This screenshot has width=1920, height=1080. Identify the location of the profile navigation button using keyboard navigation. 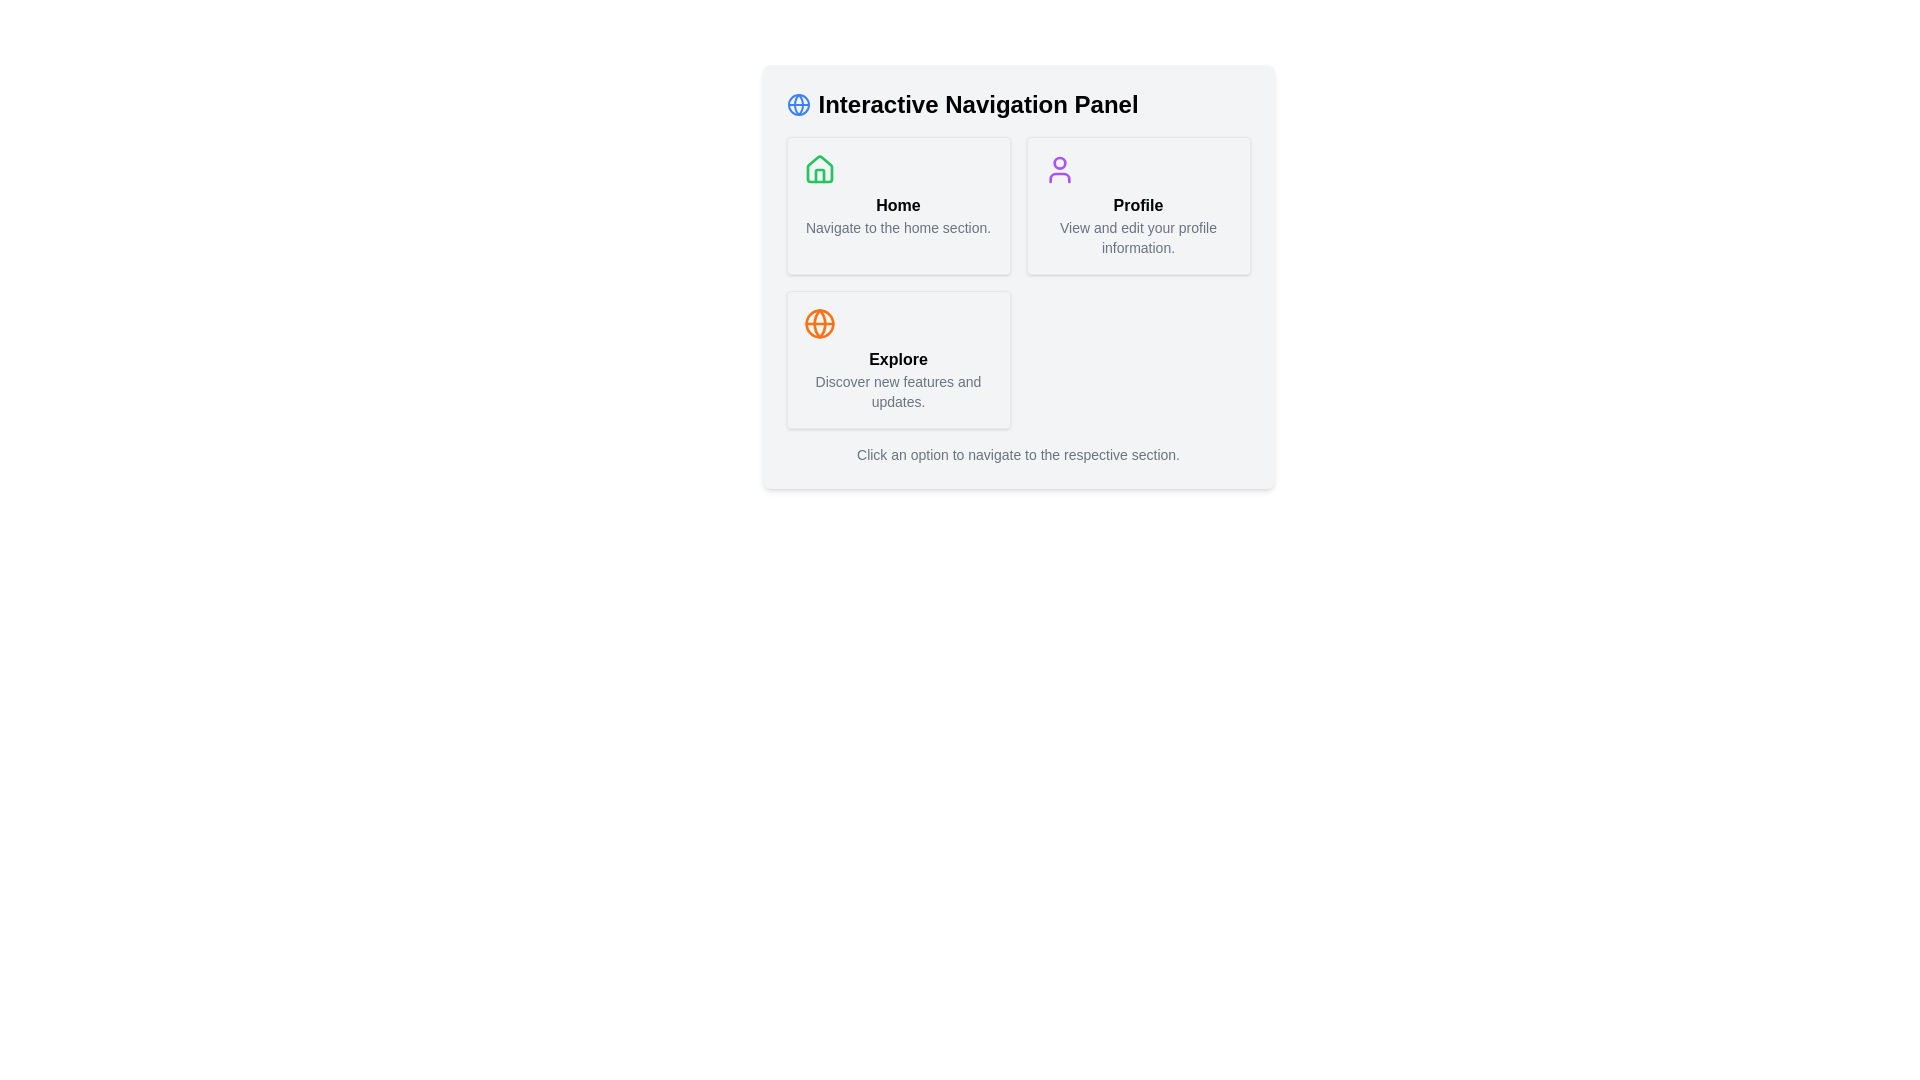
(1138, 205).